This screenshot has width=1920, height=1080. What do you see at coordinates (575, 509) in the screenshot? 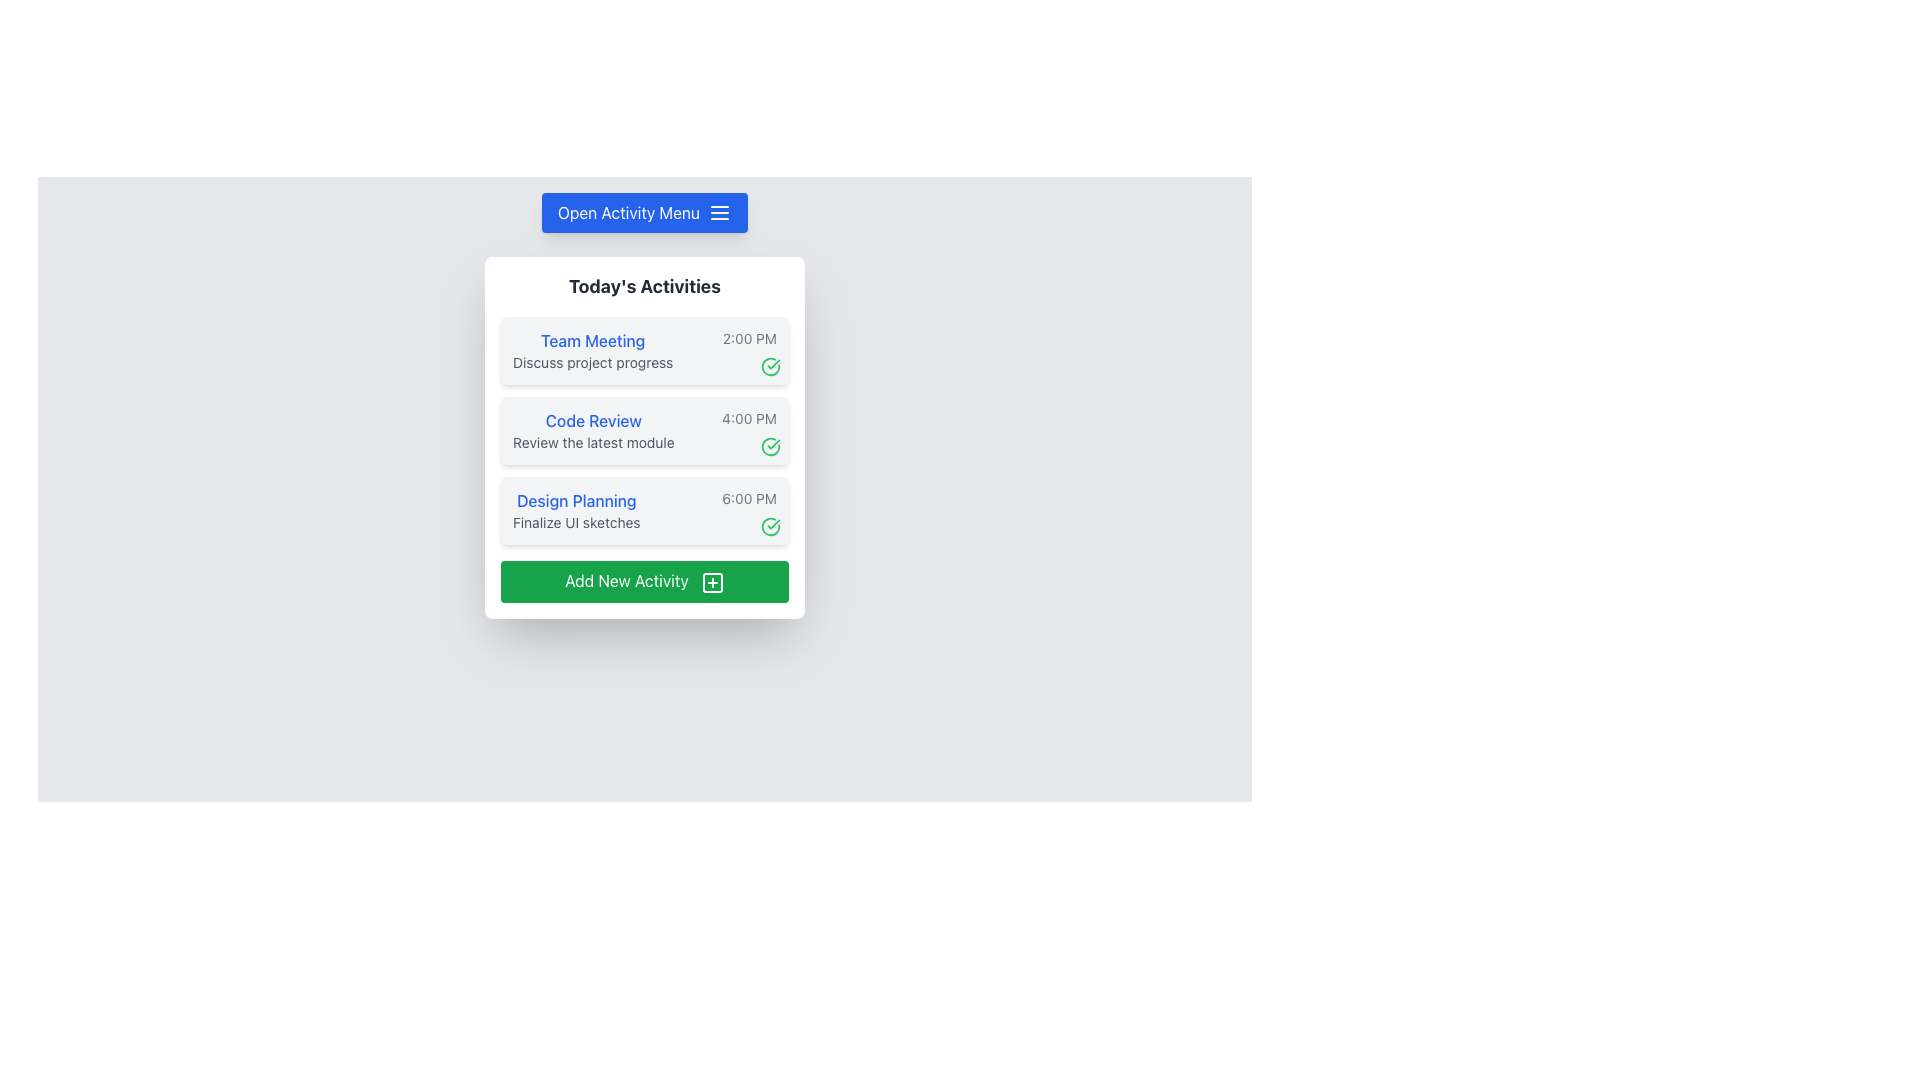
I see `the Display text (multi-line) element that represents a planned activity, located between 'Code Review' and 'Add New Activity' in the 'Today's Activities' section` at bounding box center [575, 509].